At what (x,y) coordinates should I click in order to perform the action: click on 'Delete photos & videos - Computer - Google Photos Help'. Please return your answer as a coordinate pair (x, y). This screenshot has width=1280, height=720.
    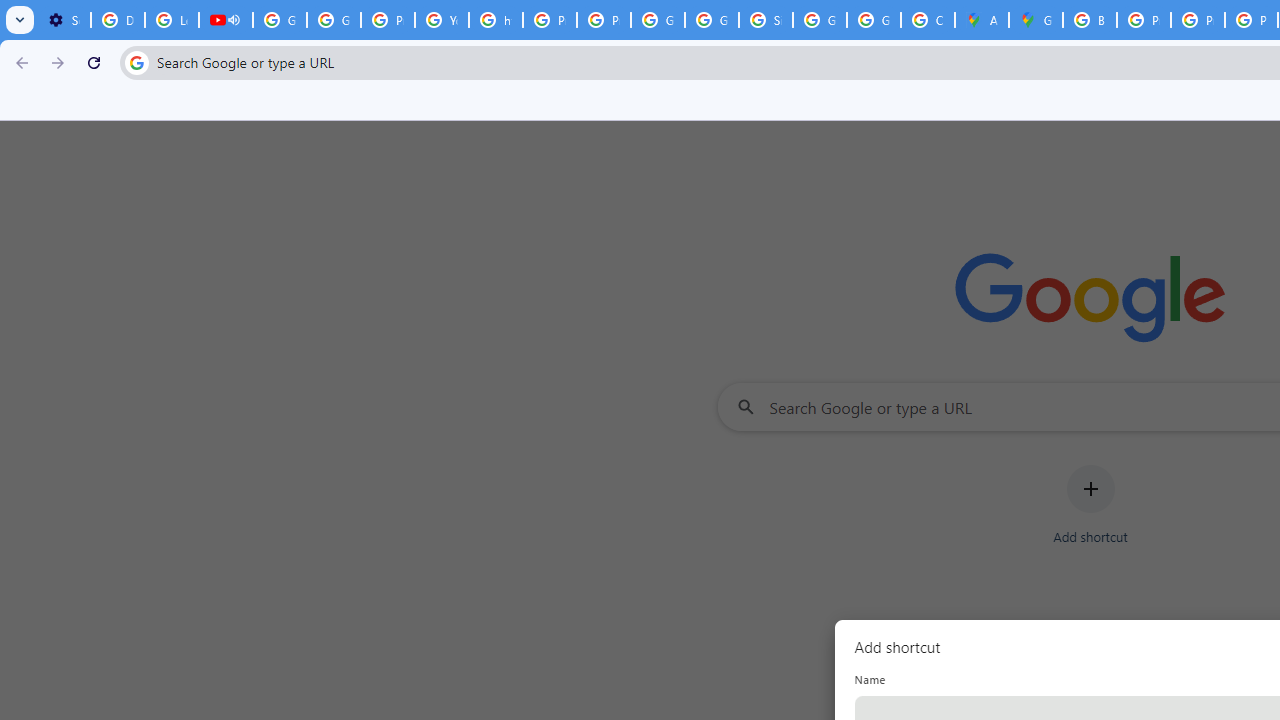
    Looking at the image, I should click on (116, 20).